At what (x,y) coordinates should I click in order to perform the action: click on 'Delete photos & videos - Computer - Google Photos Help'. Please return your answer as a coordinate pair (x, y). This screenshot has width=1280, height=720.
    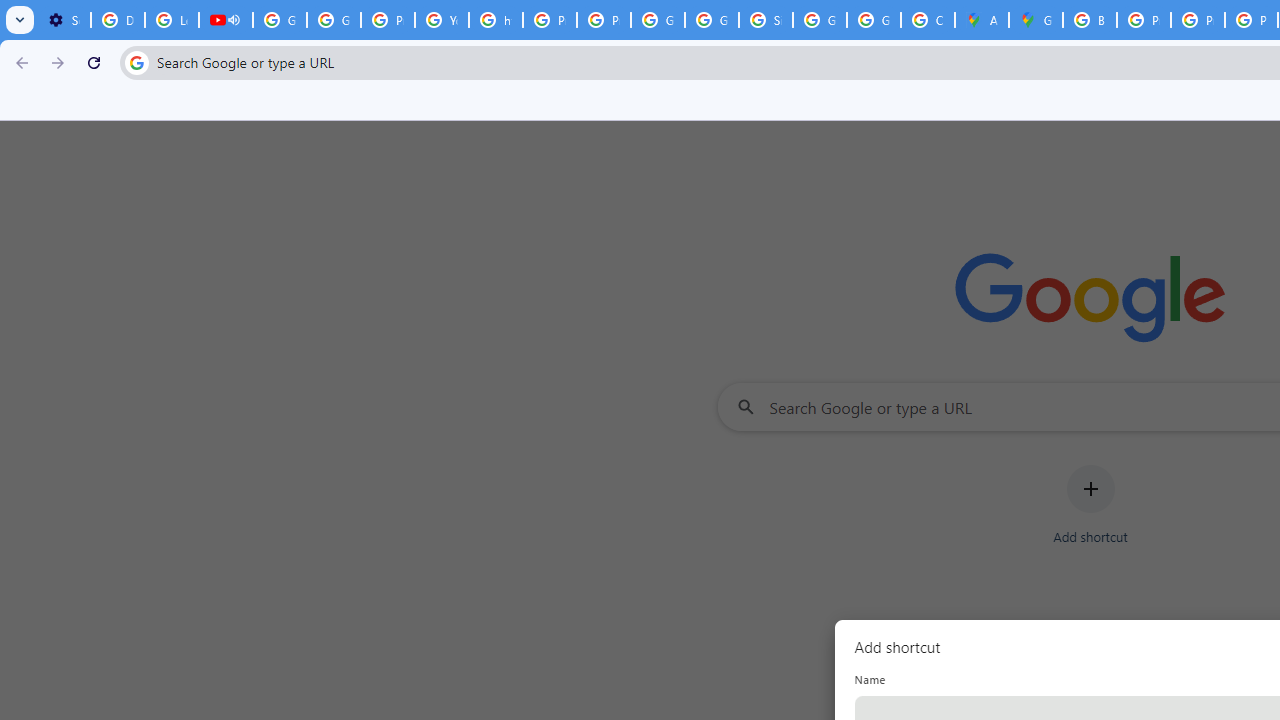
    Looking at the image, I should click on (116, 20).